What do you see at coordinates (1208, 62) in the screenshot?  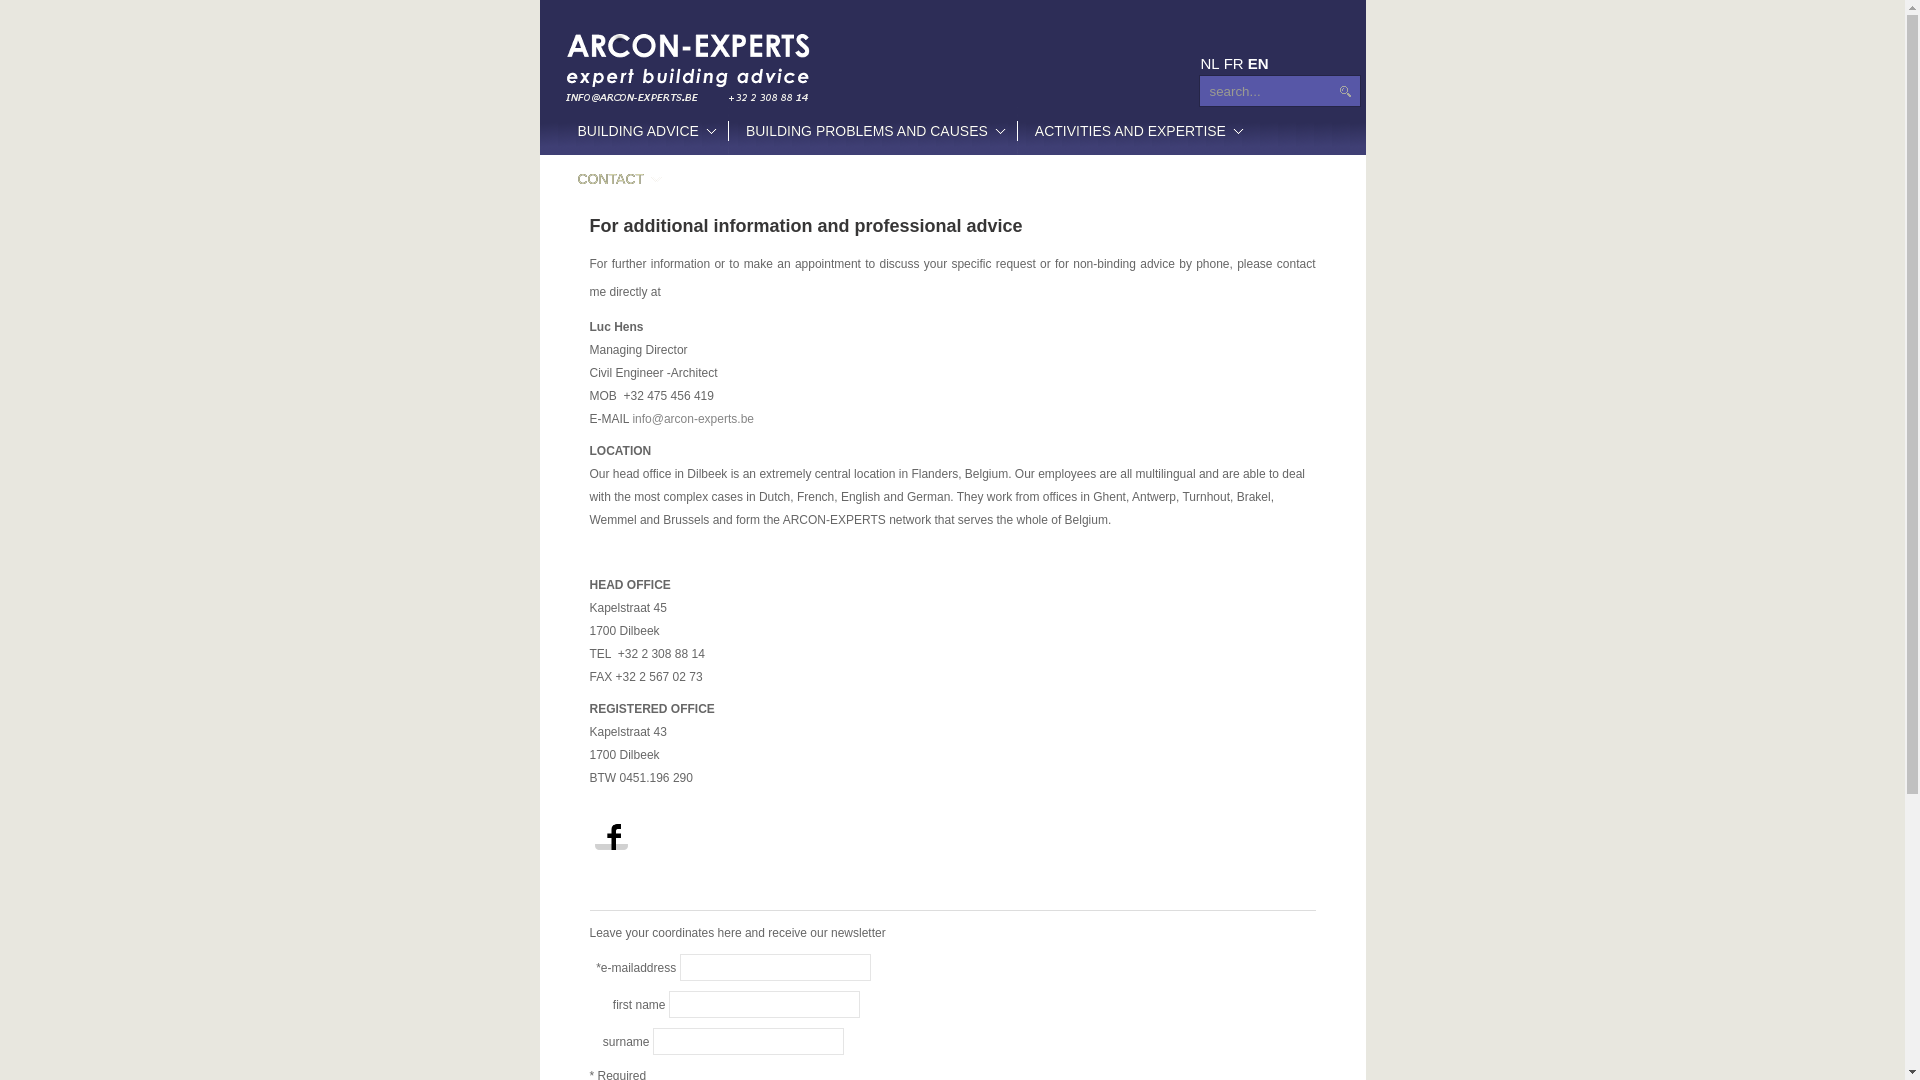 I see `'NL'` at bounding box center [1208, 62].